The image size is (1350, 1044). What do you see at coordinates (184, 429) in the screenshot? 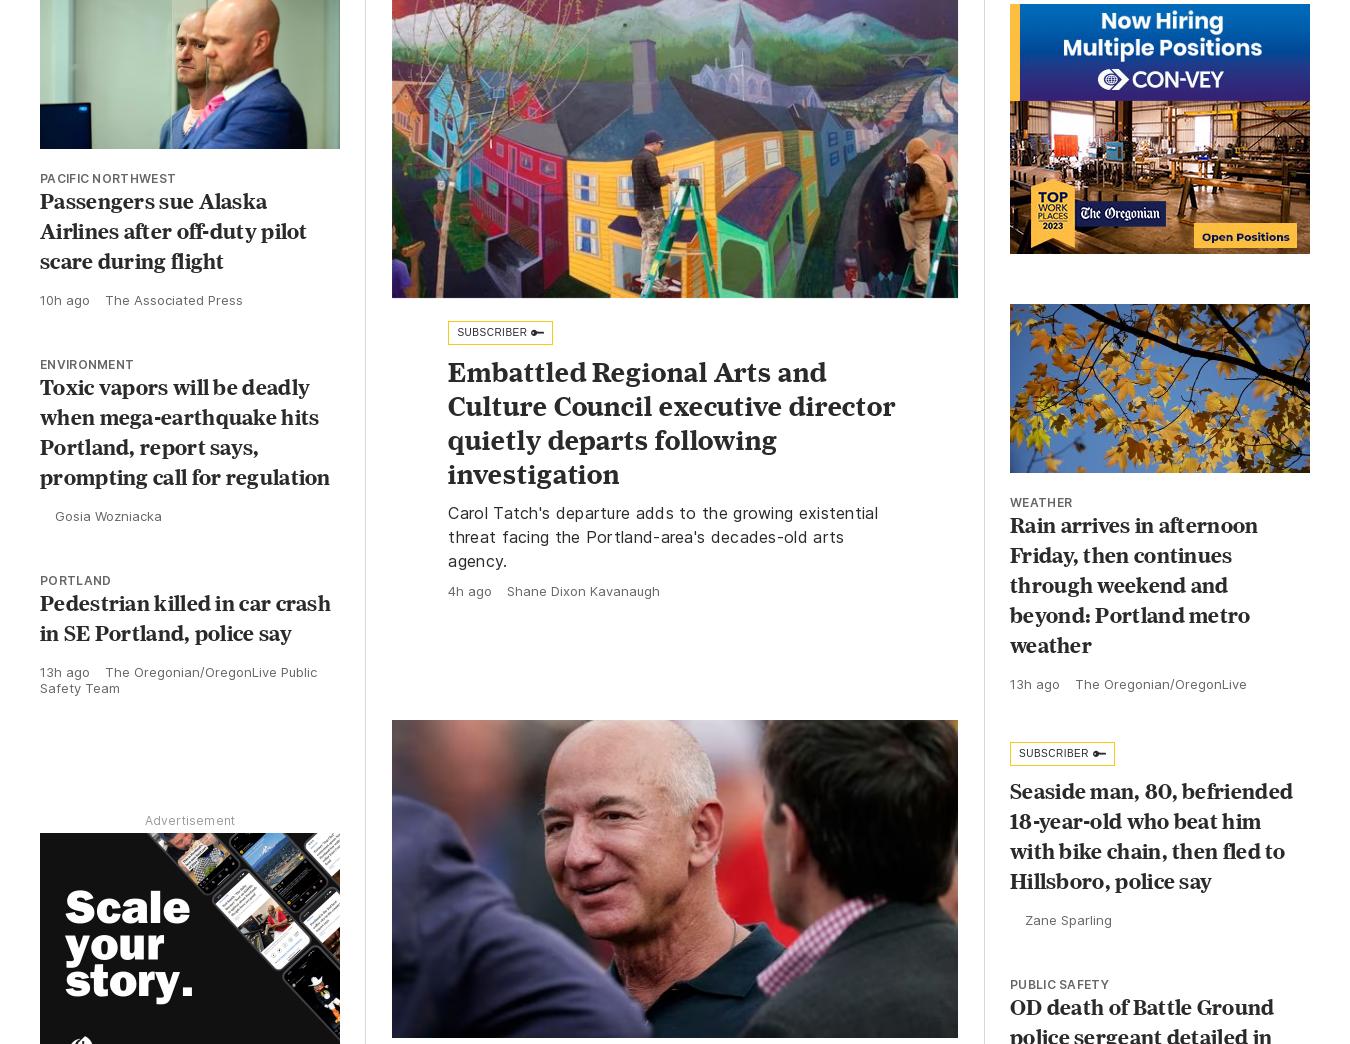
I see `'Toxic vapors will be deadly when mega-earthquake hits Portland, report says, prompting call for regulation'` at bounding box center [184, 429].